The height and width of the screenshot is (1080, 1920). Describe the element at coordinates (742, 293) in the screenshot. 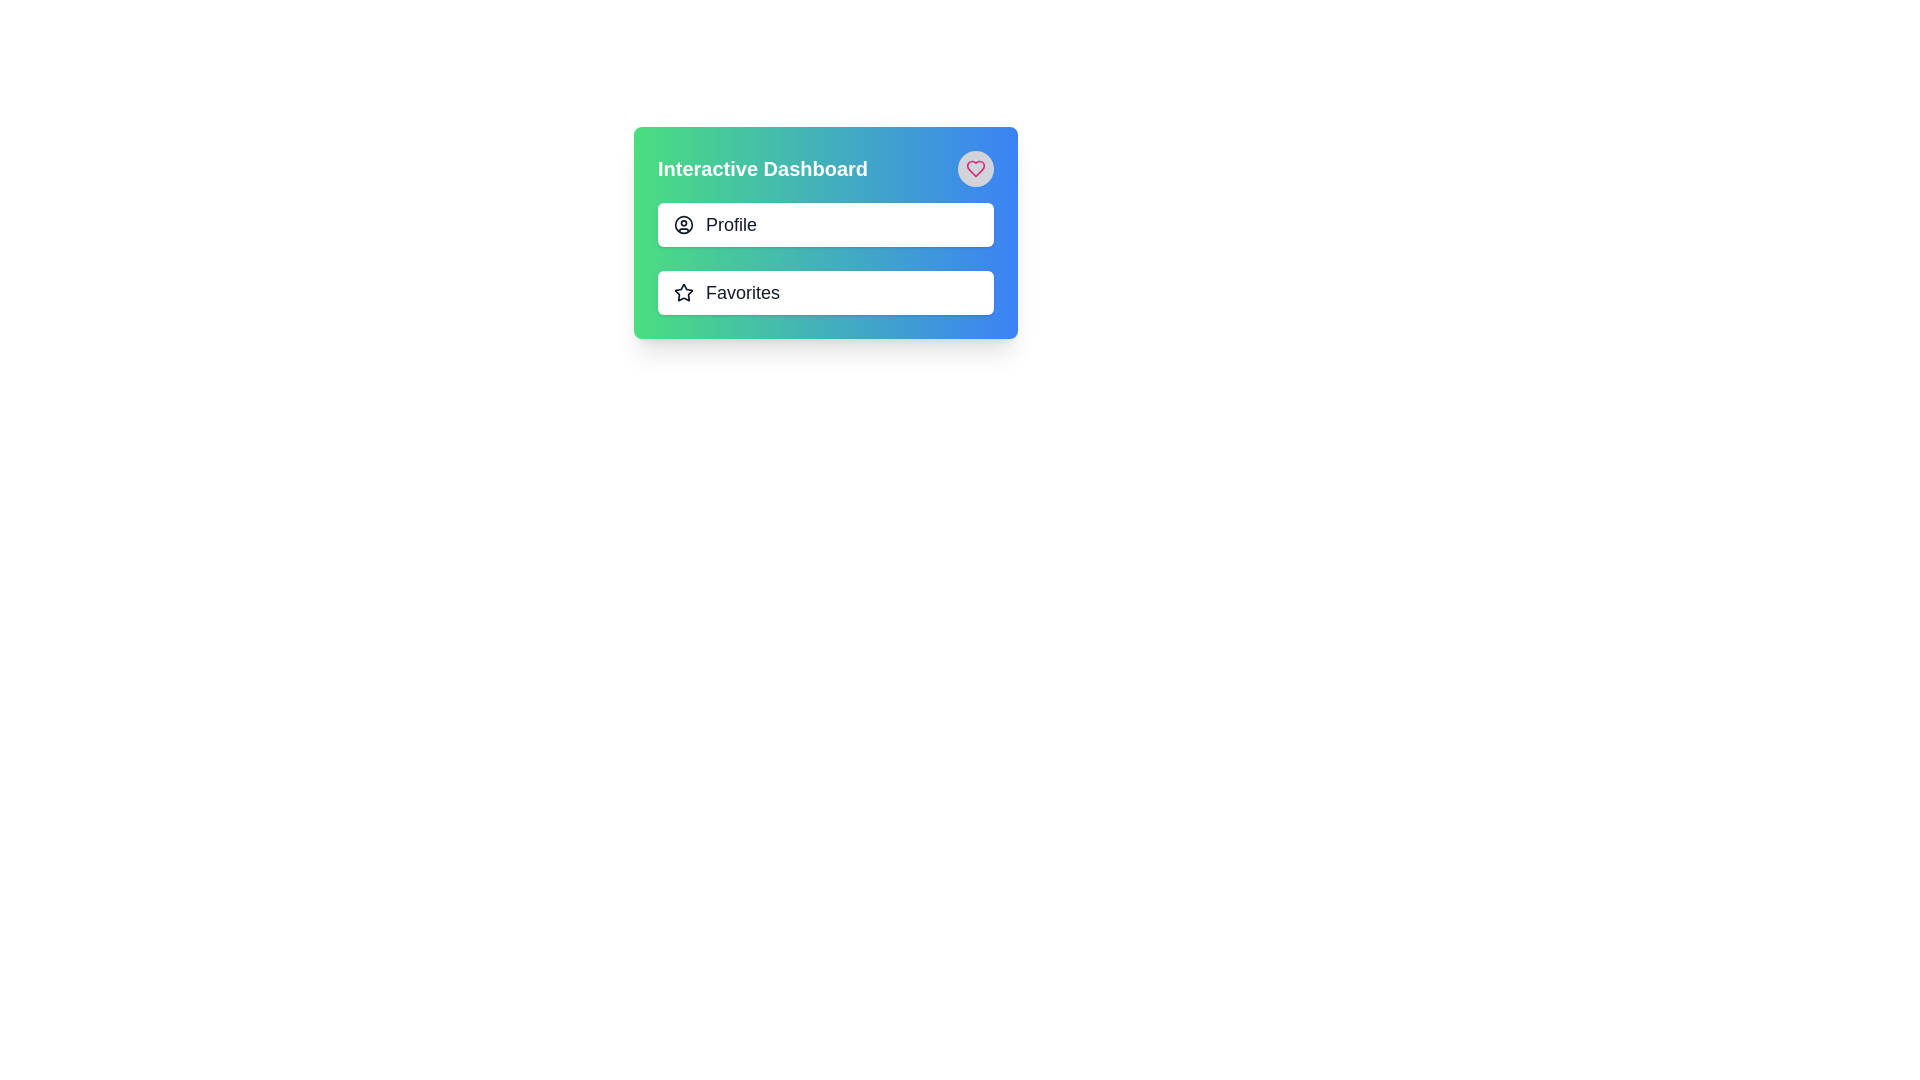

I see `the text label displaying 'Favorites', which is styled in dark gray, bold font, and positioned next to a star icon in the second menu option` at that location.